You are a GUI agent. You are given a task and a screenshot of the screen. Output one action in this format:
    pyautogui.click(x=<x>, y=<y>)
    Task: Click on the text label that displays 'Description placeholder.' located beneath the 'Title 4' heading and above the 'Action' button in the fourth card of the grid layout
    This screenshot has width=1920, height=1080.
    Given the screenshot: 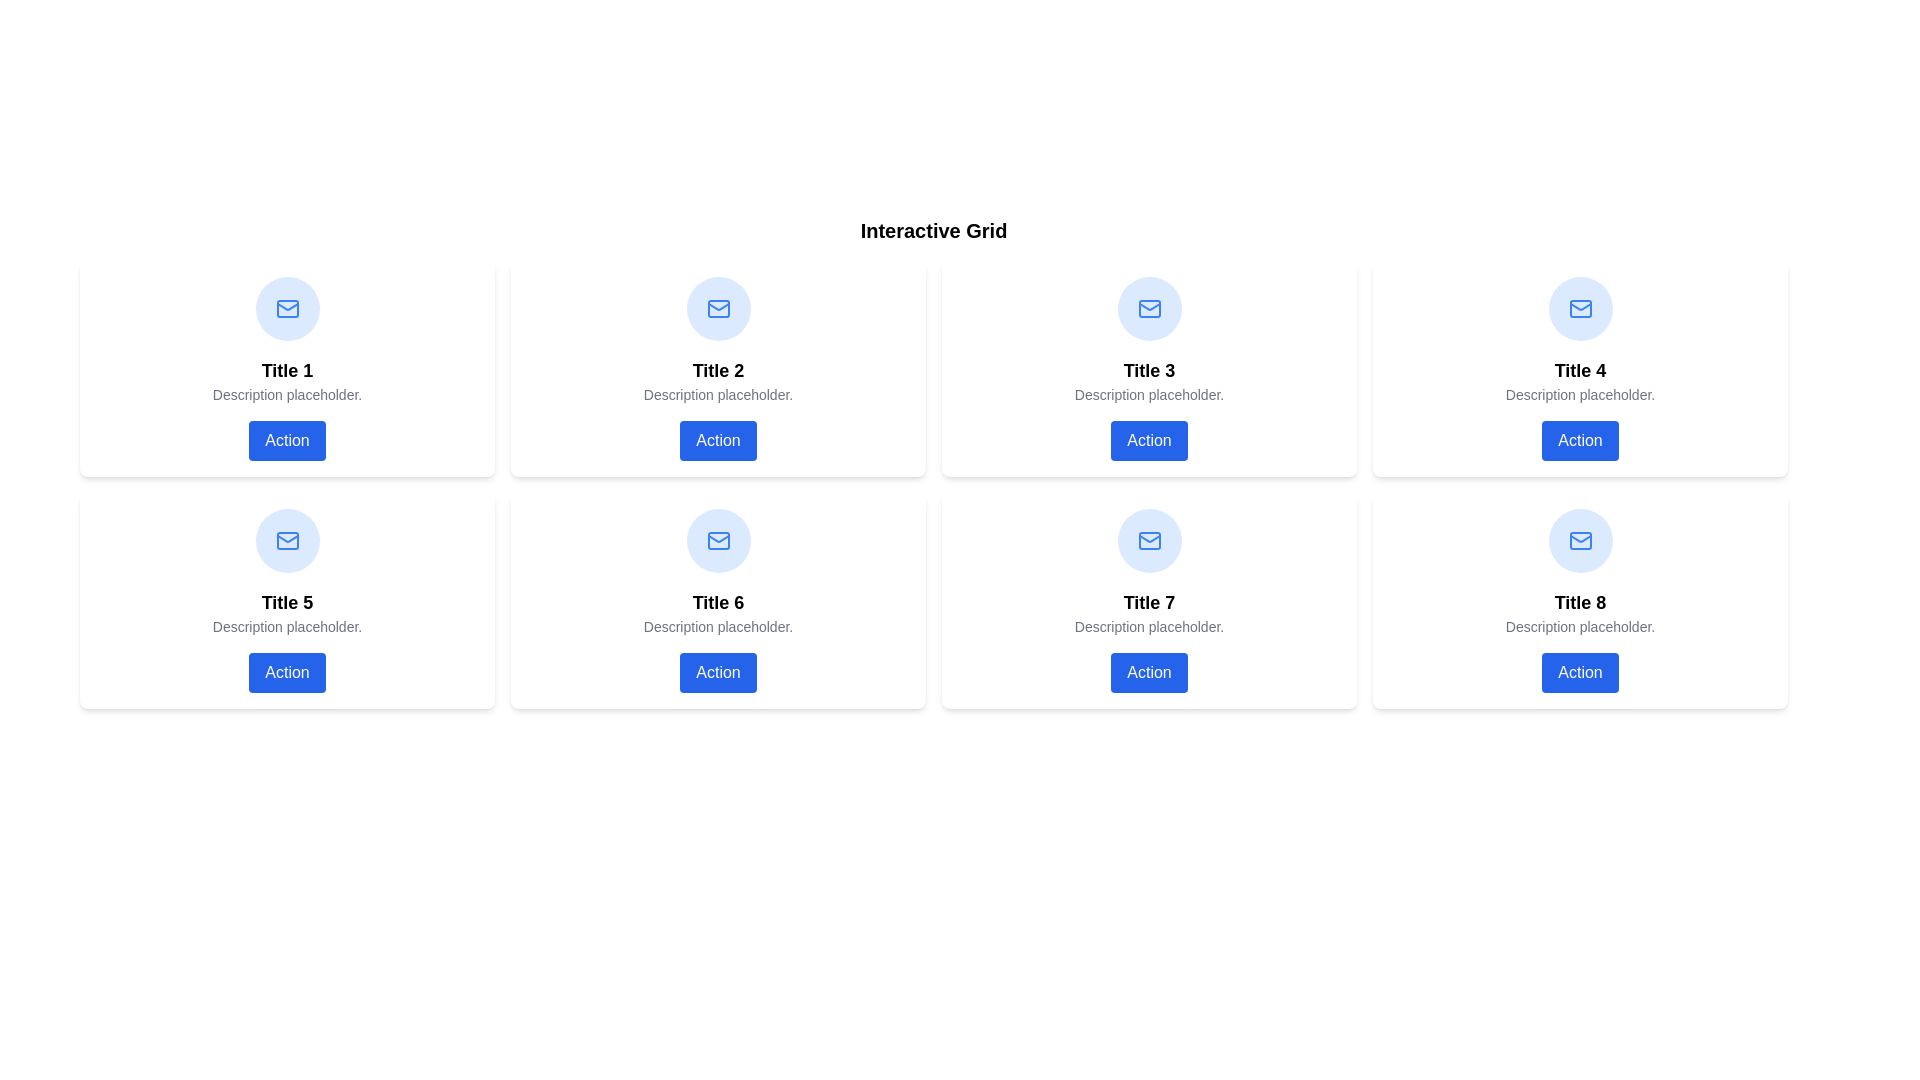 What is the action you would take?
    pyautogui.click(x=1579, y=394)
    